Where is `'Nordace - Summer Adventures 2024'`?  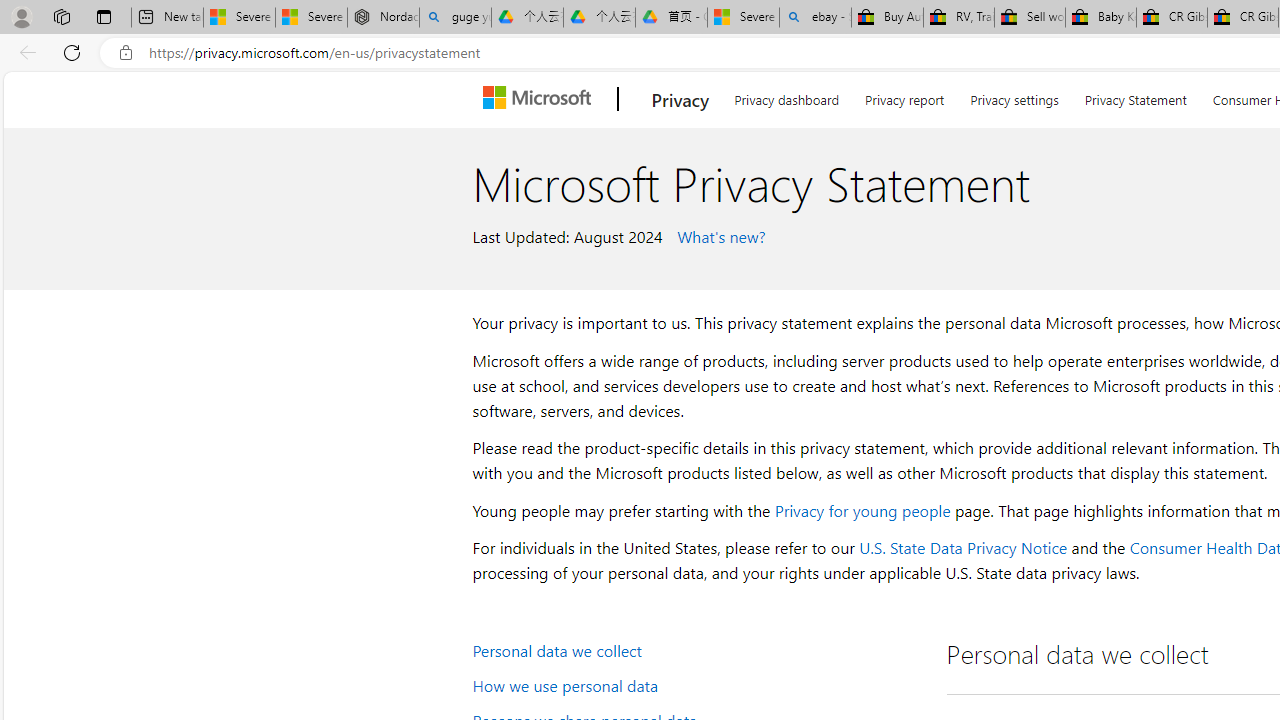 'Nordace - Summer Adventures 2024' is located at coordinates (383, 17).